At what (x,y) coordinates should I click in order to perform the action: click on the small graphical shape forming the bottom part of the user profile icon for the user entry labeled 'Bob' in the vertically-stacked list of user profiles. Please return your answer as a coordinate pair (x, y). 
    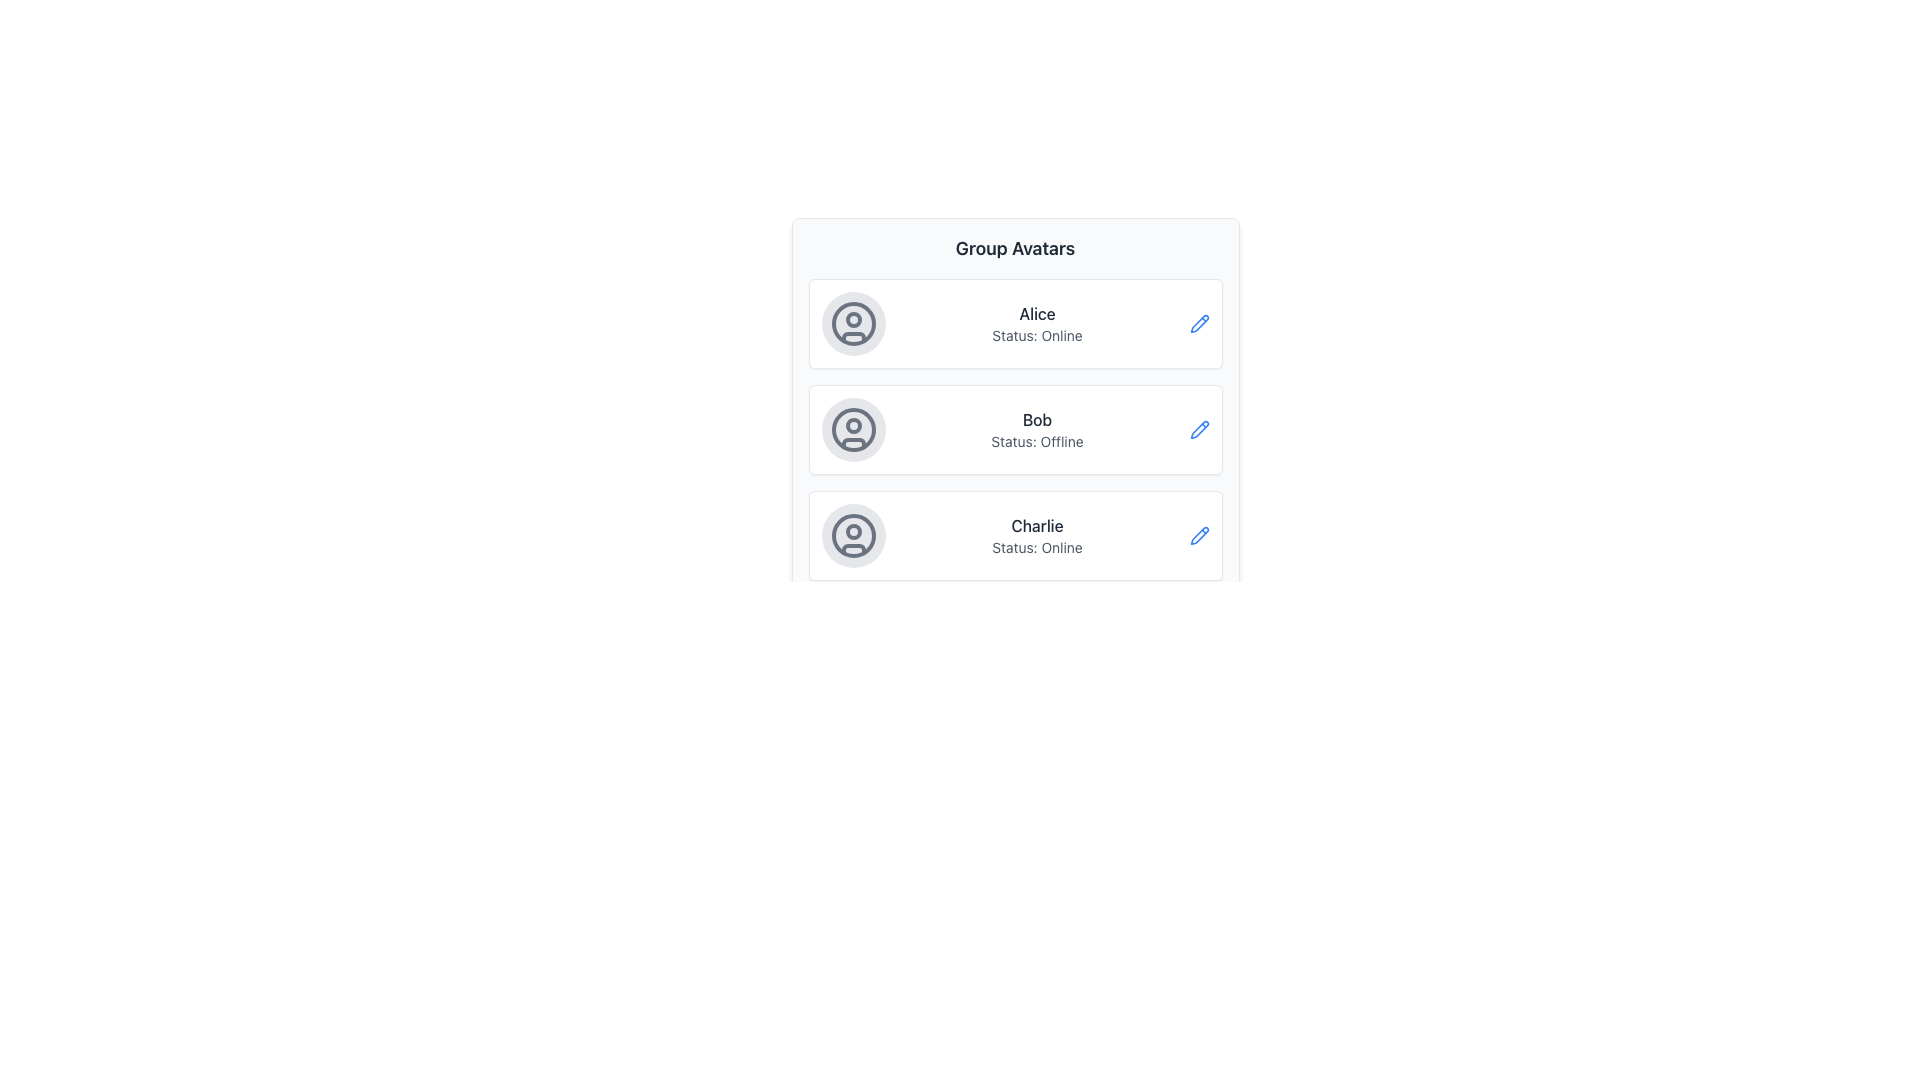
    Looking at the image, I should click on (853, 442).